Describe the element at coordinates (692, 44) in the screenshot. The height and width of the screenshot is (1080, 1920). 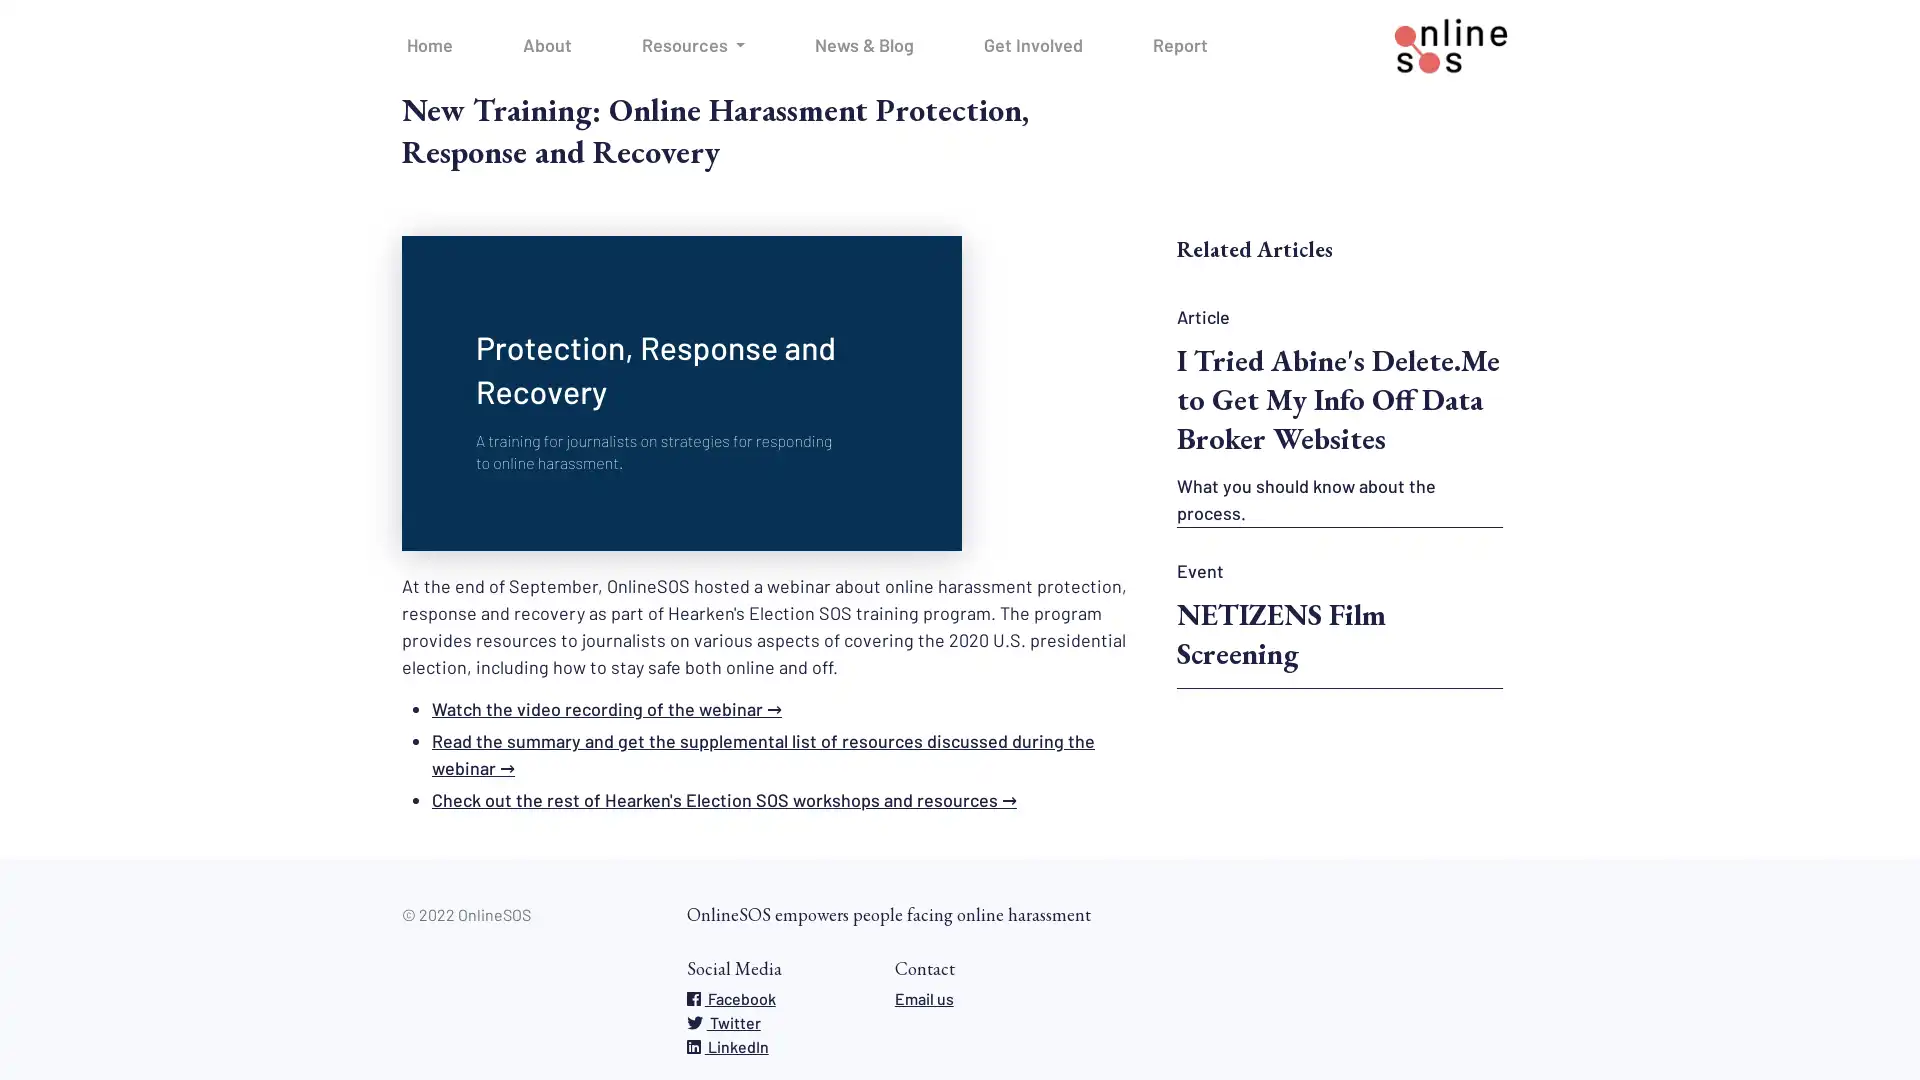
I see `Resources` at that location.